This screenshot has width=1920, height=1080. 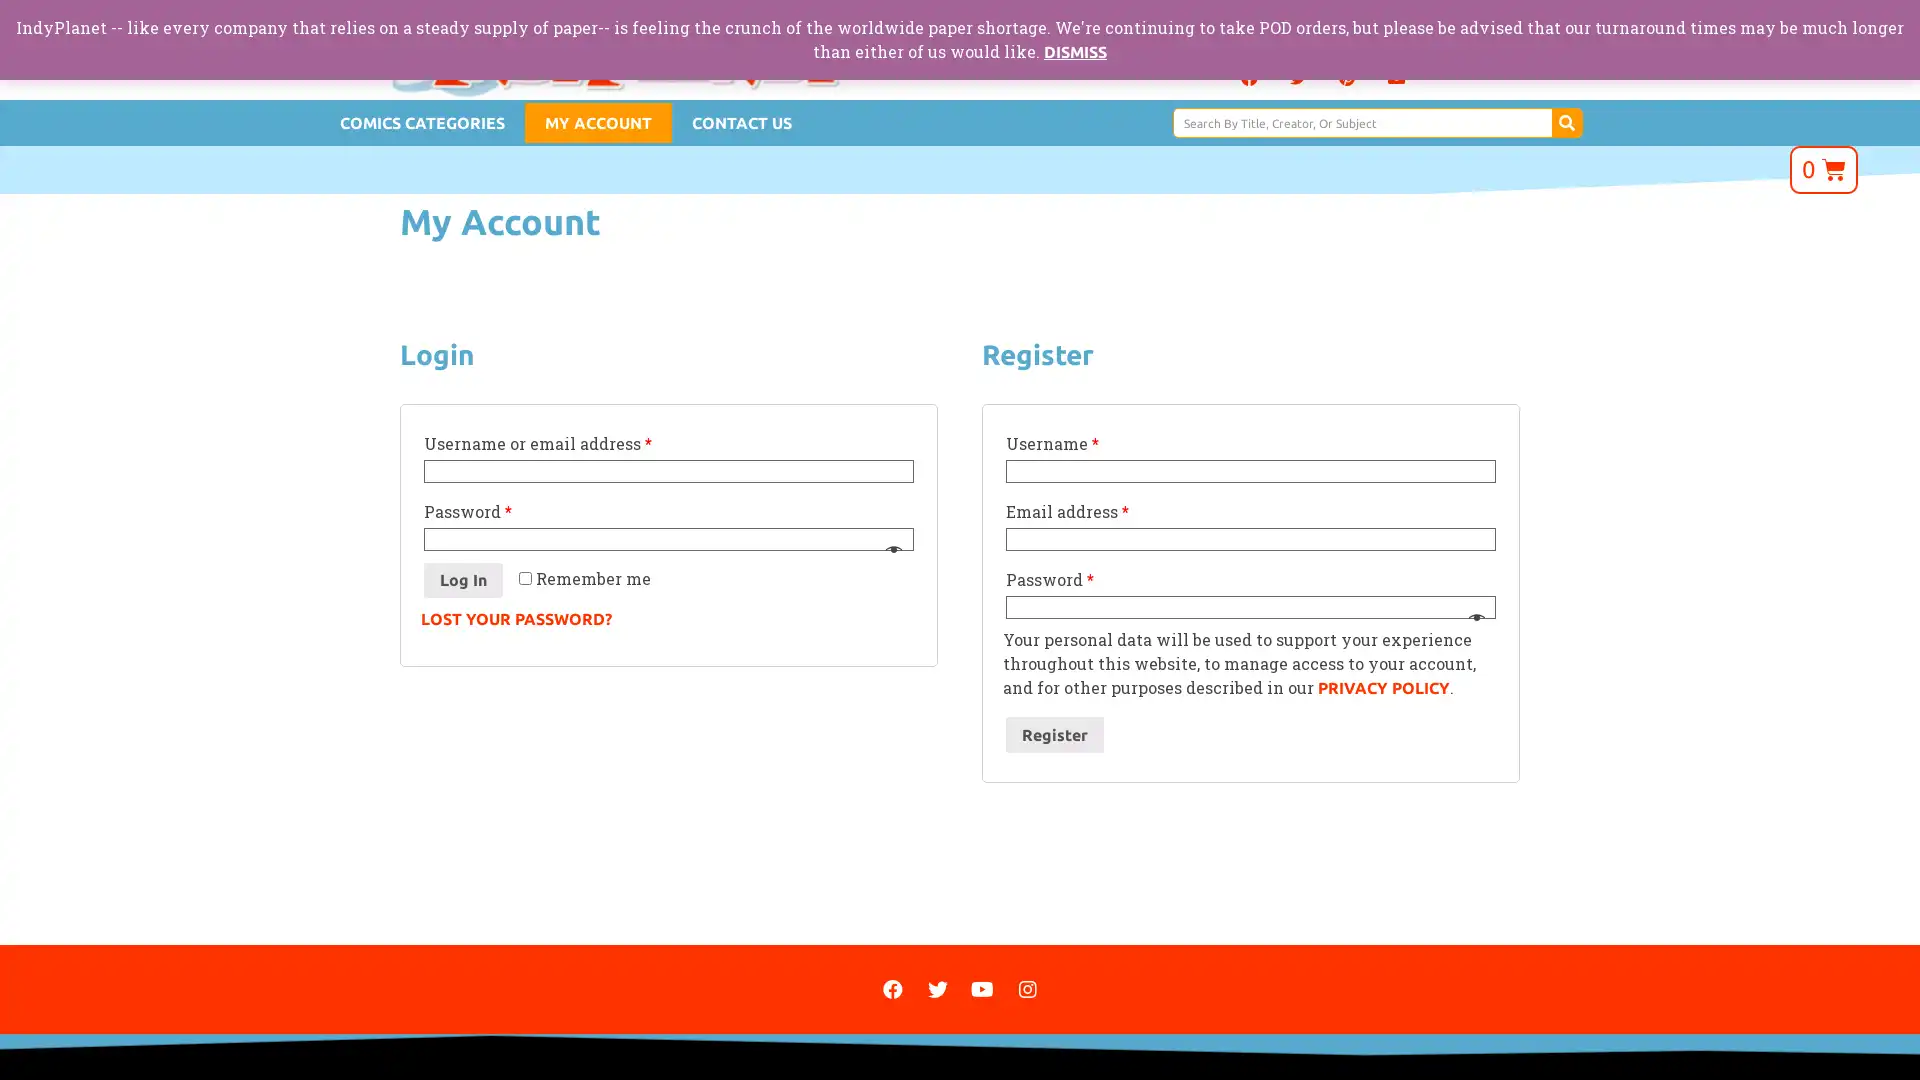 What do you see at coordinates (1054, 733) in the screenshot?
I see `Register` at bounding box center [1054, 733].